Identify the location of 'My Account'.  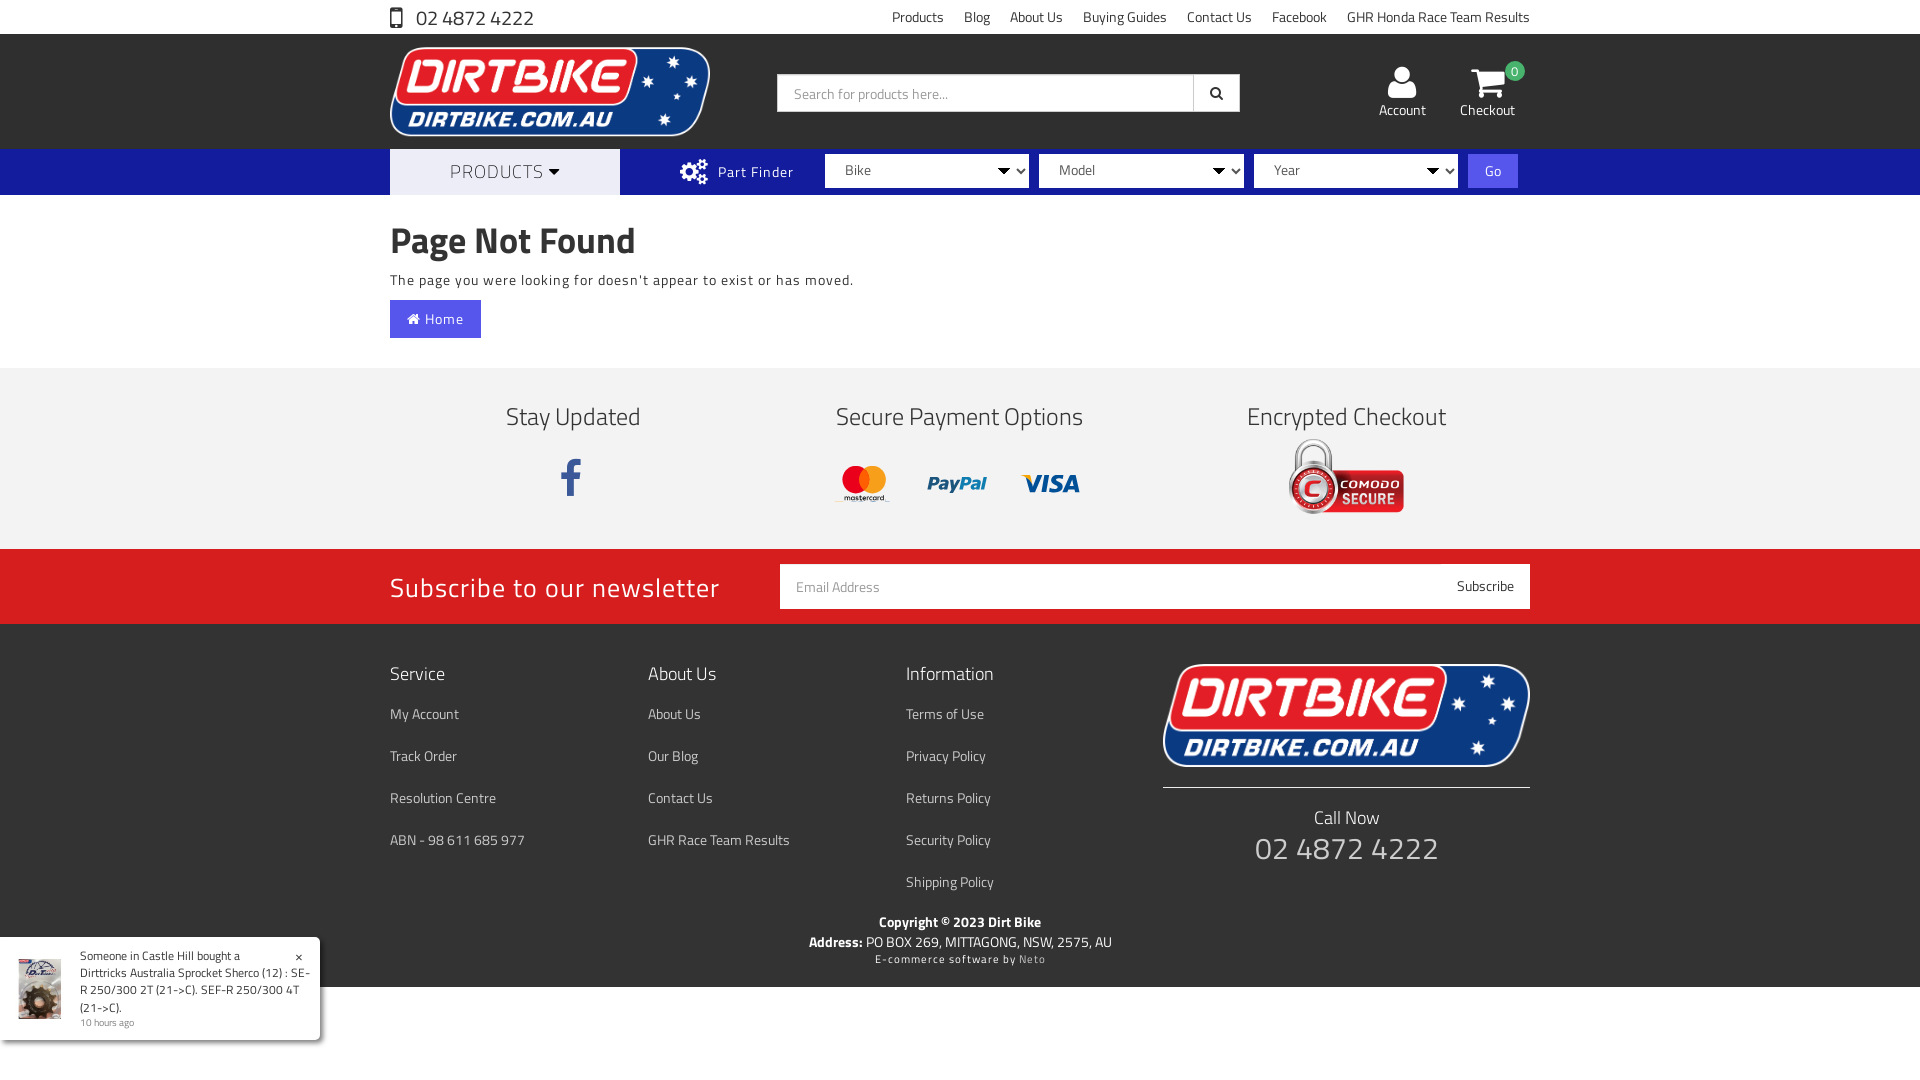
(501, 712).